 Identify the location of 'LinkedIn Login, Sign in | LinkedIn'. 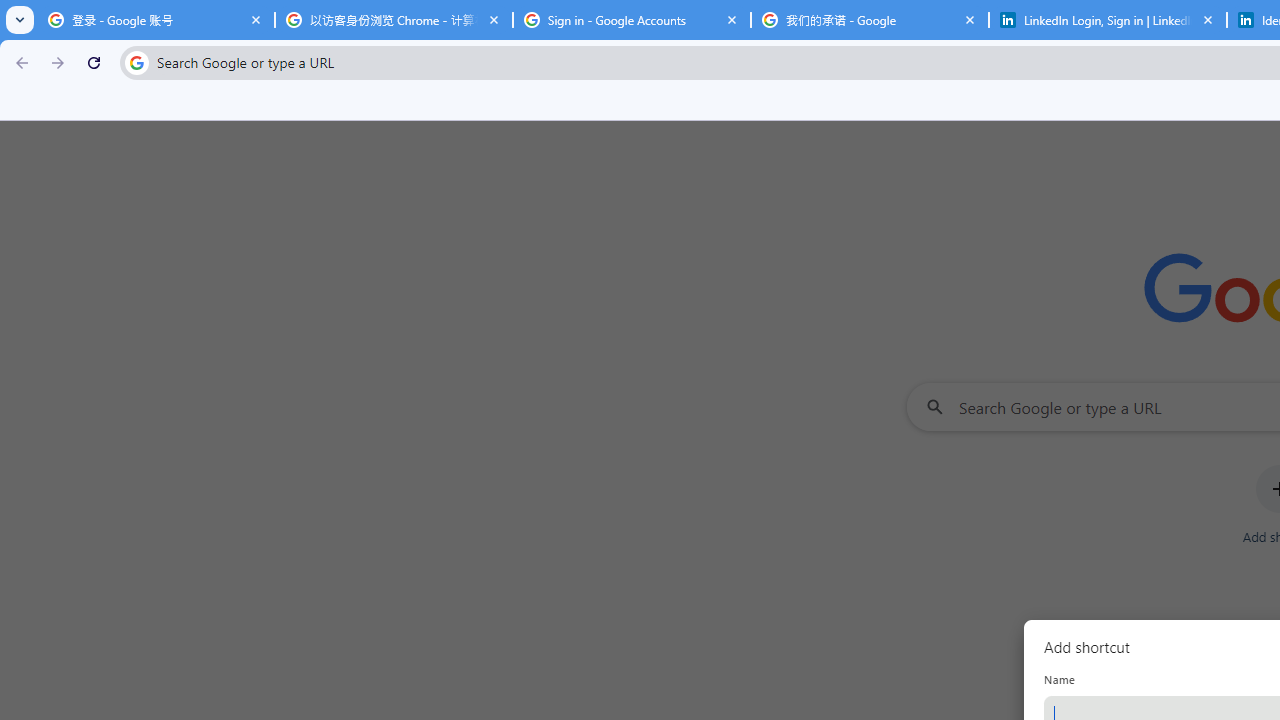
(1107, 20).